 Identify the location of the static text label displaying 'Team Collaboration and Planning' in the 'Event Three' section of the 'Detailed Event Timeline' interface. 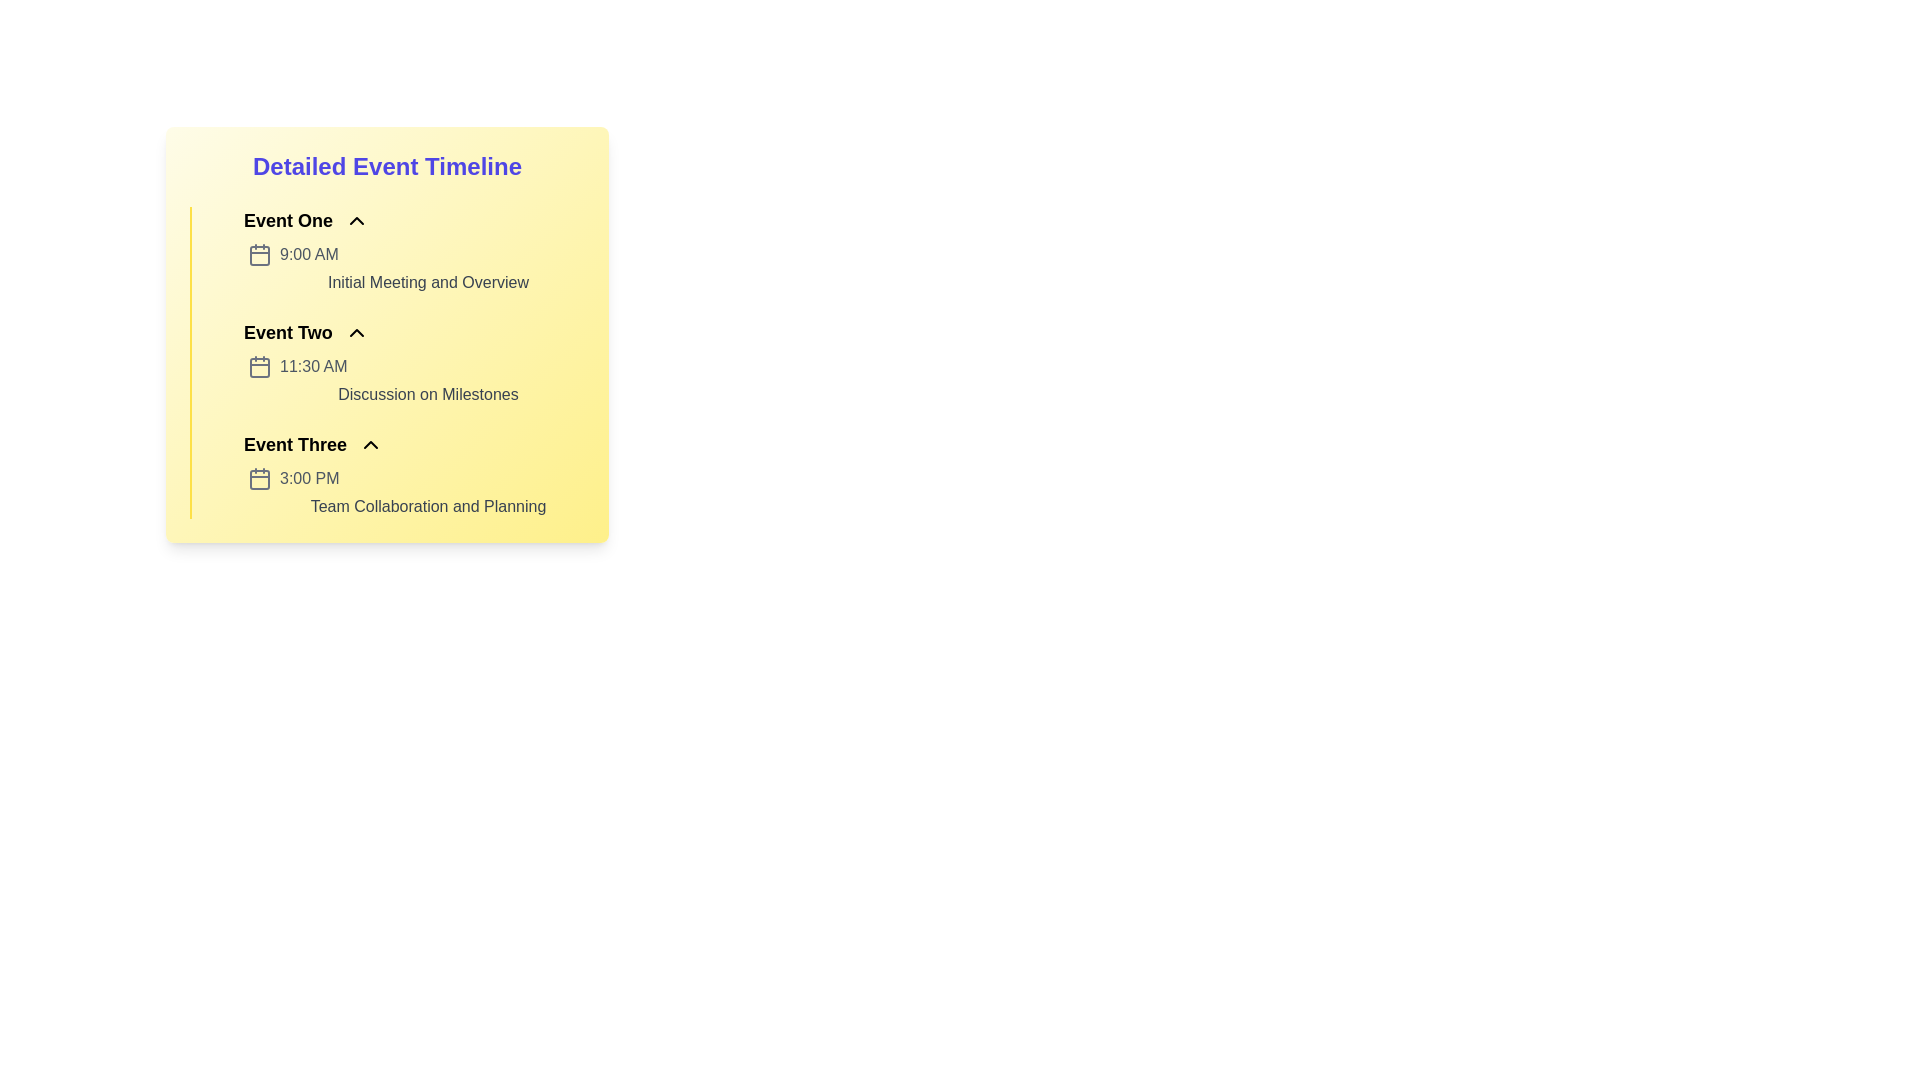
(427, 505).